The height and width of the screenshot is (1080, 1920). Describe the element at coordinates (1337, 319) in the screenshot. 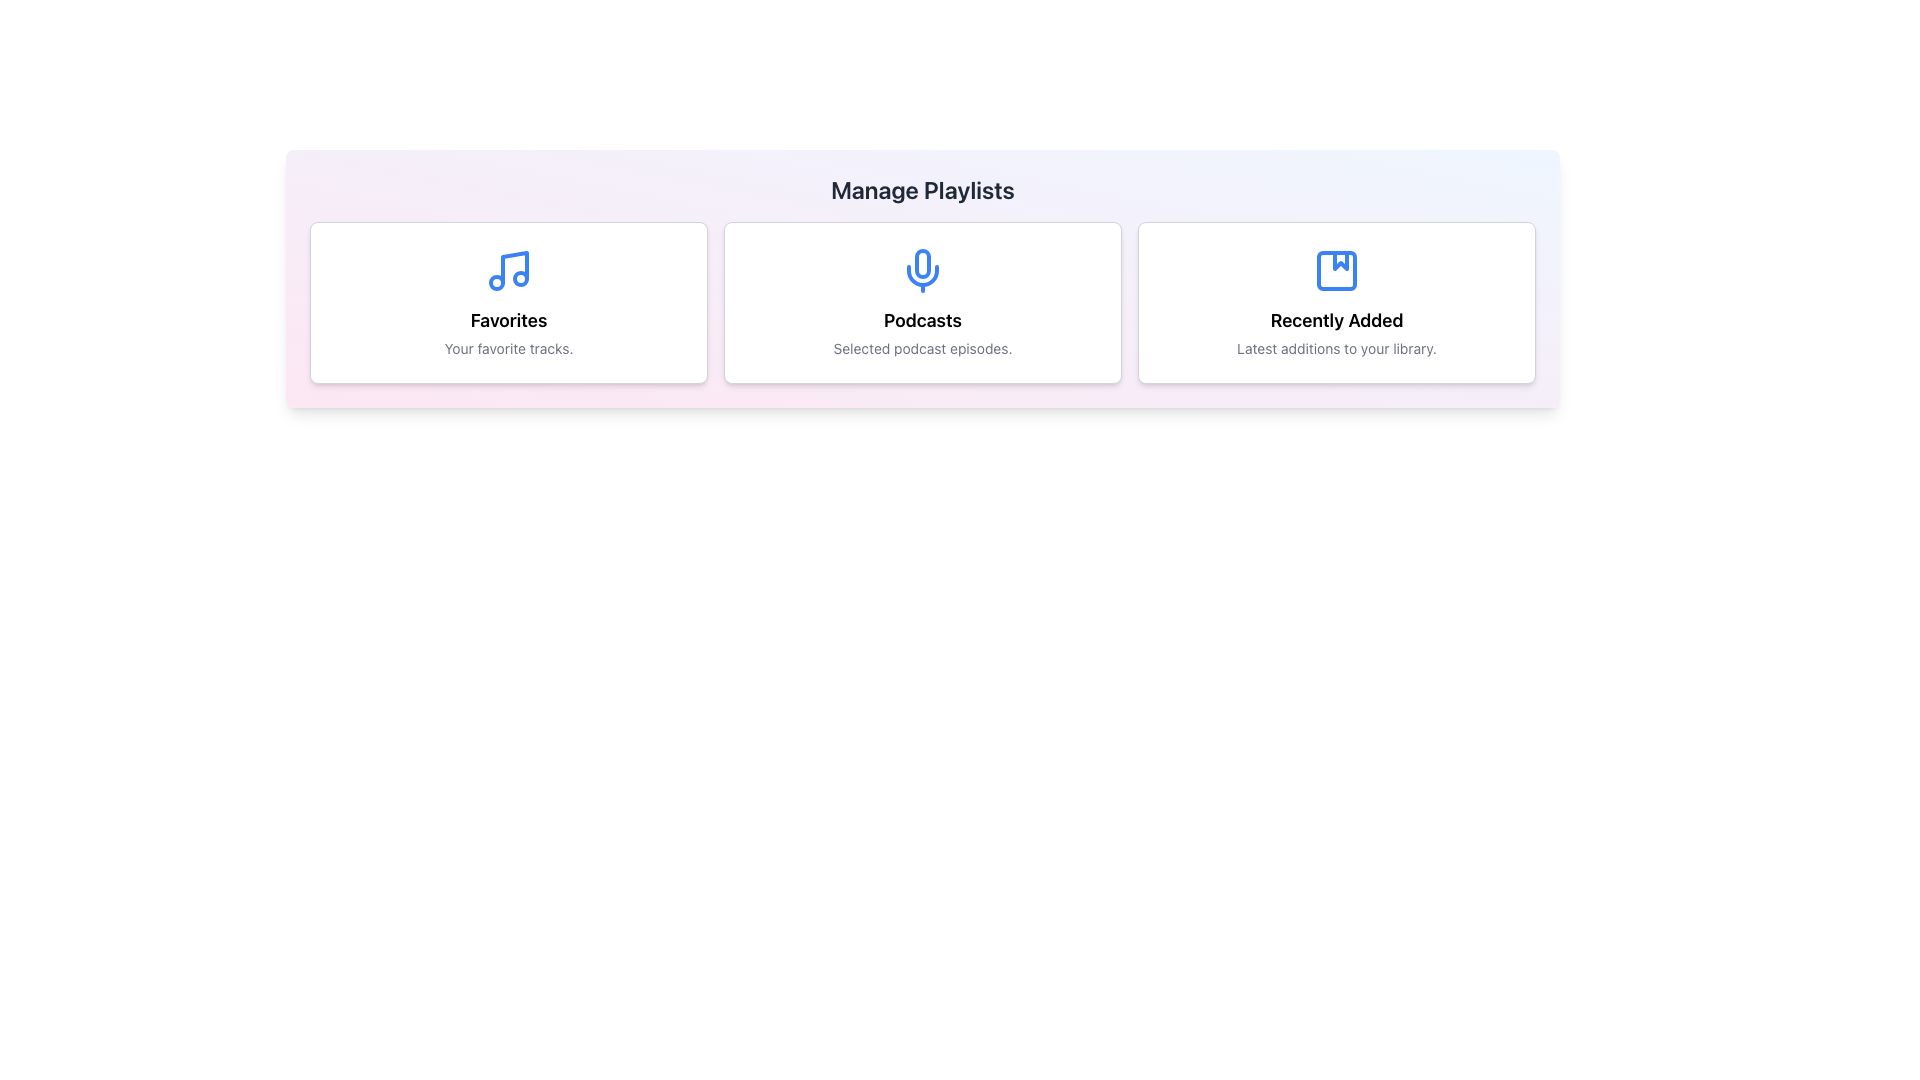

I see `the 'Recently Added' static text, which is styled in bold and larger font, located centrally within the last card of a three-card layout` at that location.